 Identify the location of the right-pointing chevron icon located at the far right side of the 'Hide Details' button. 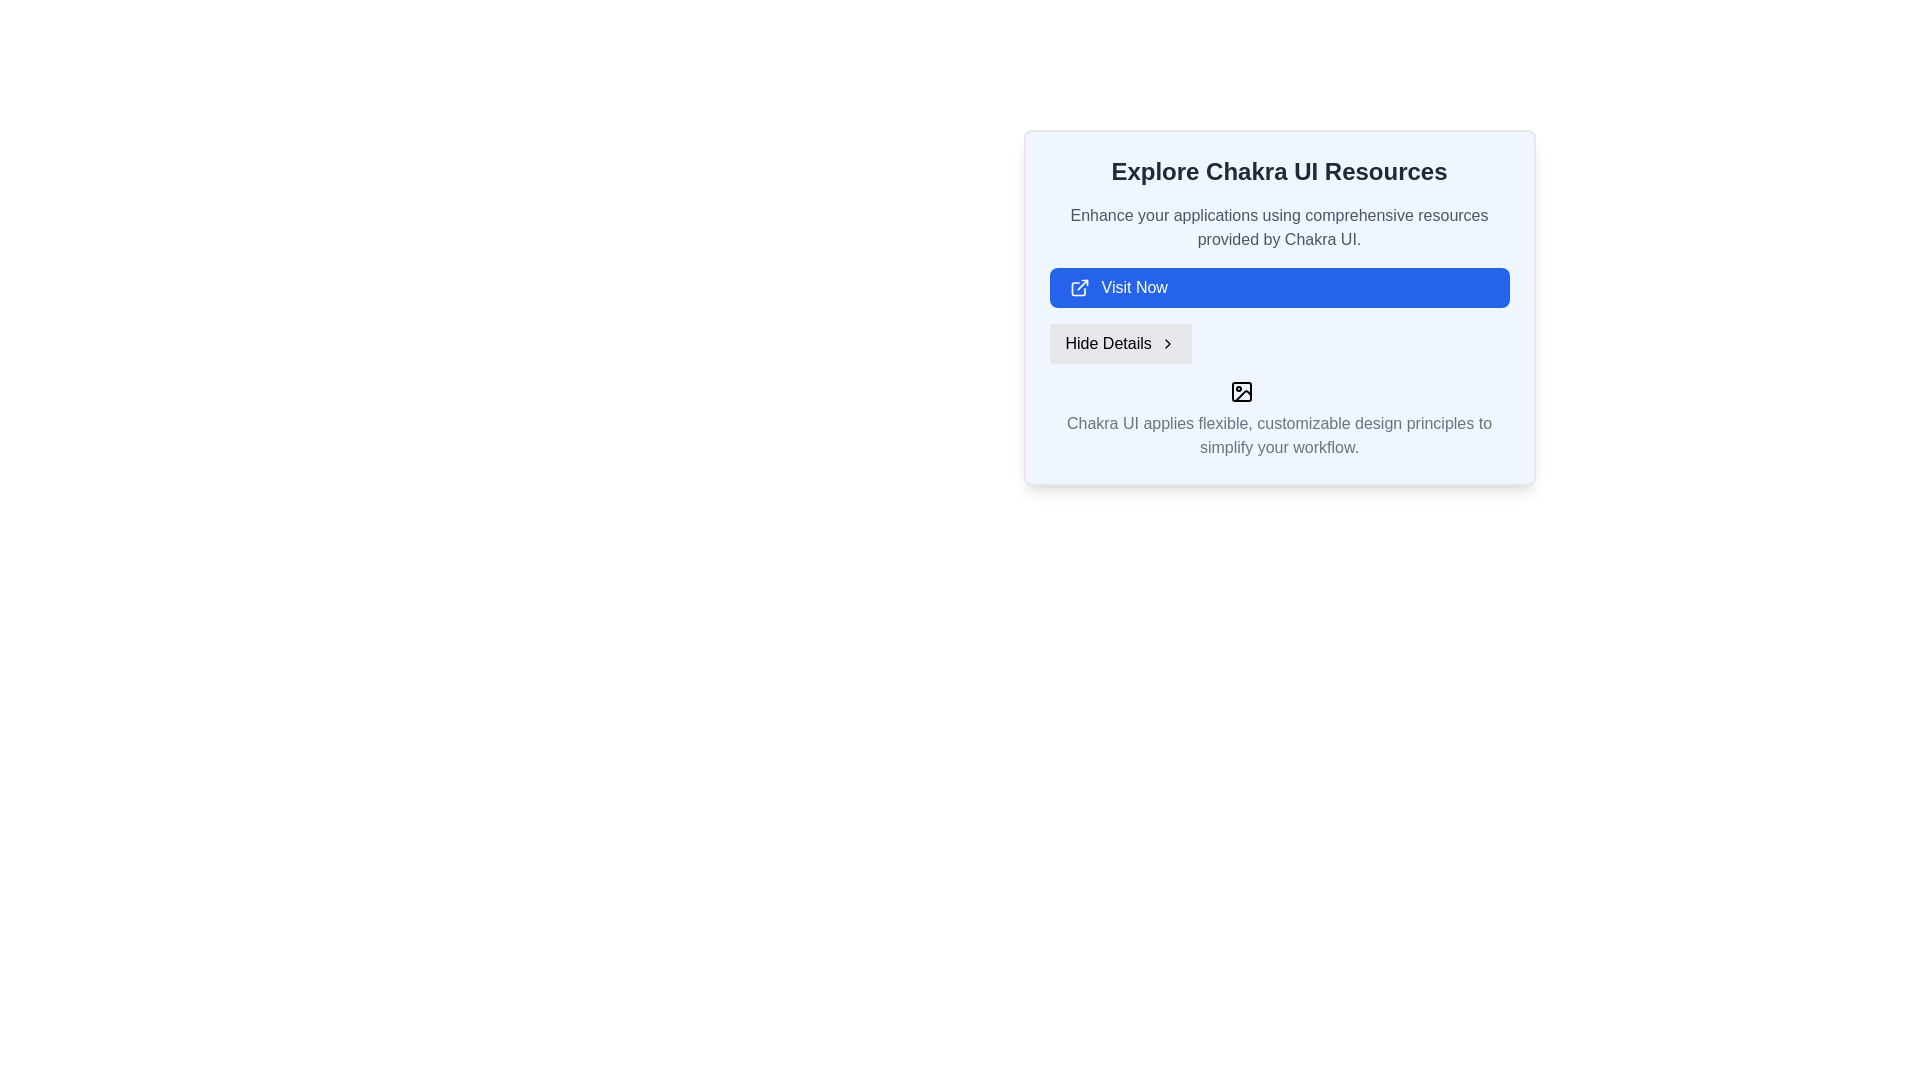
(1167, 342).